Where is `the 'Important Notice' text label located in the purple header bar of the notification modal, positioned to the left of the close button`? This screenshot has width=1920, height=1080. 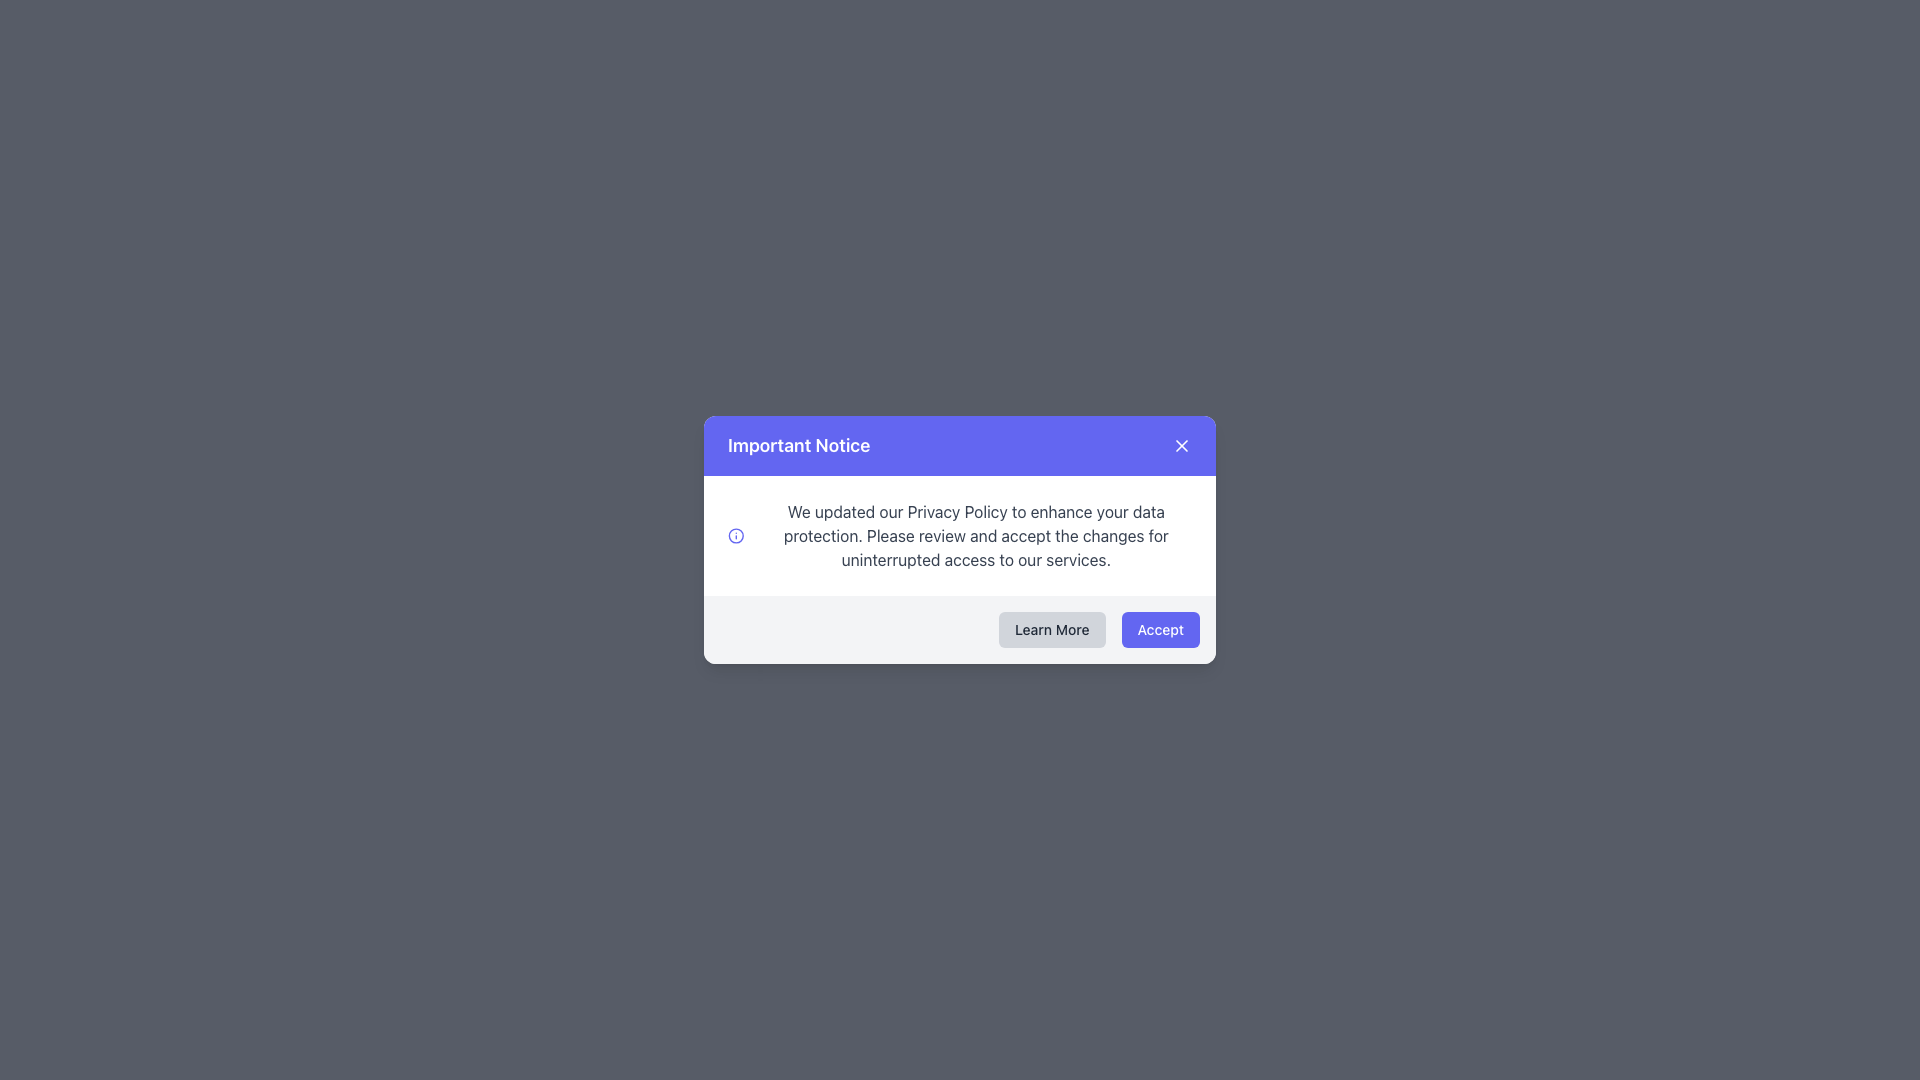
the 'Important Notice' text label located in the purple header bar of the notification modal, positioned to the left of the close button is located at coordinates (798, 445).